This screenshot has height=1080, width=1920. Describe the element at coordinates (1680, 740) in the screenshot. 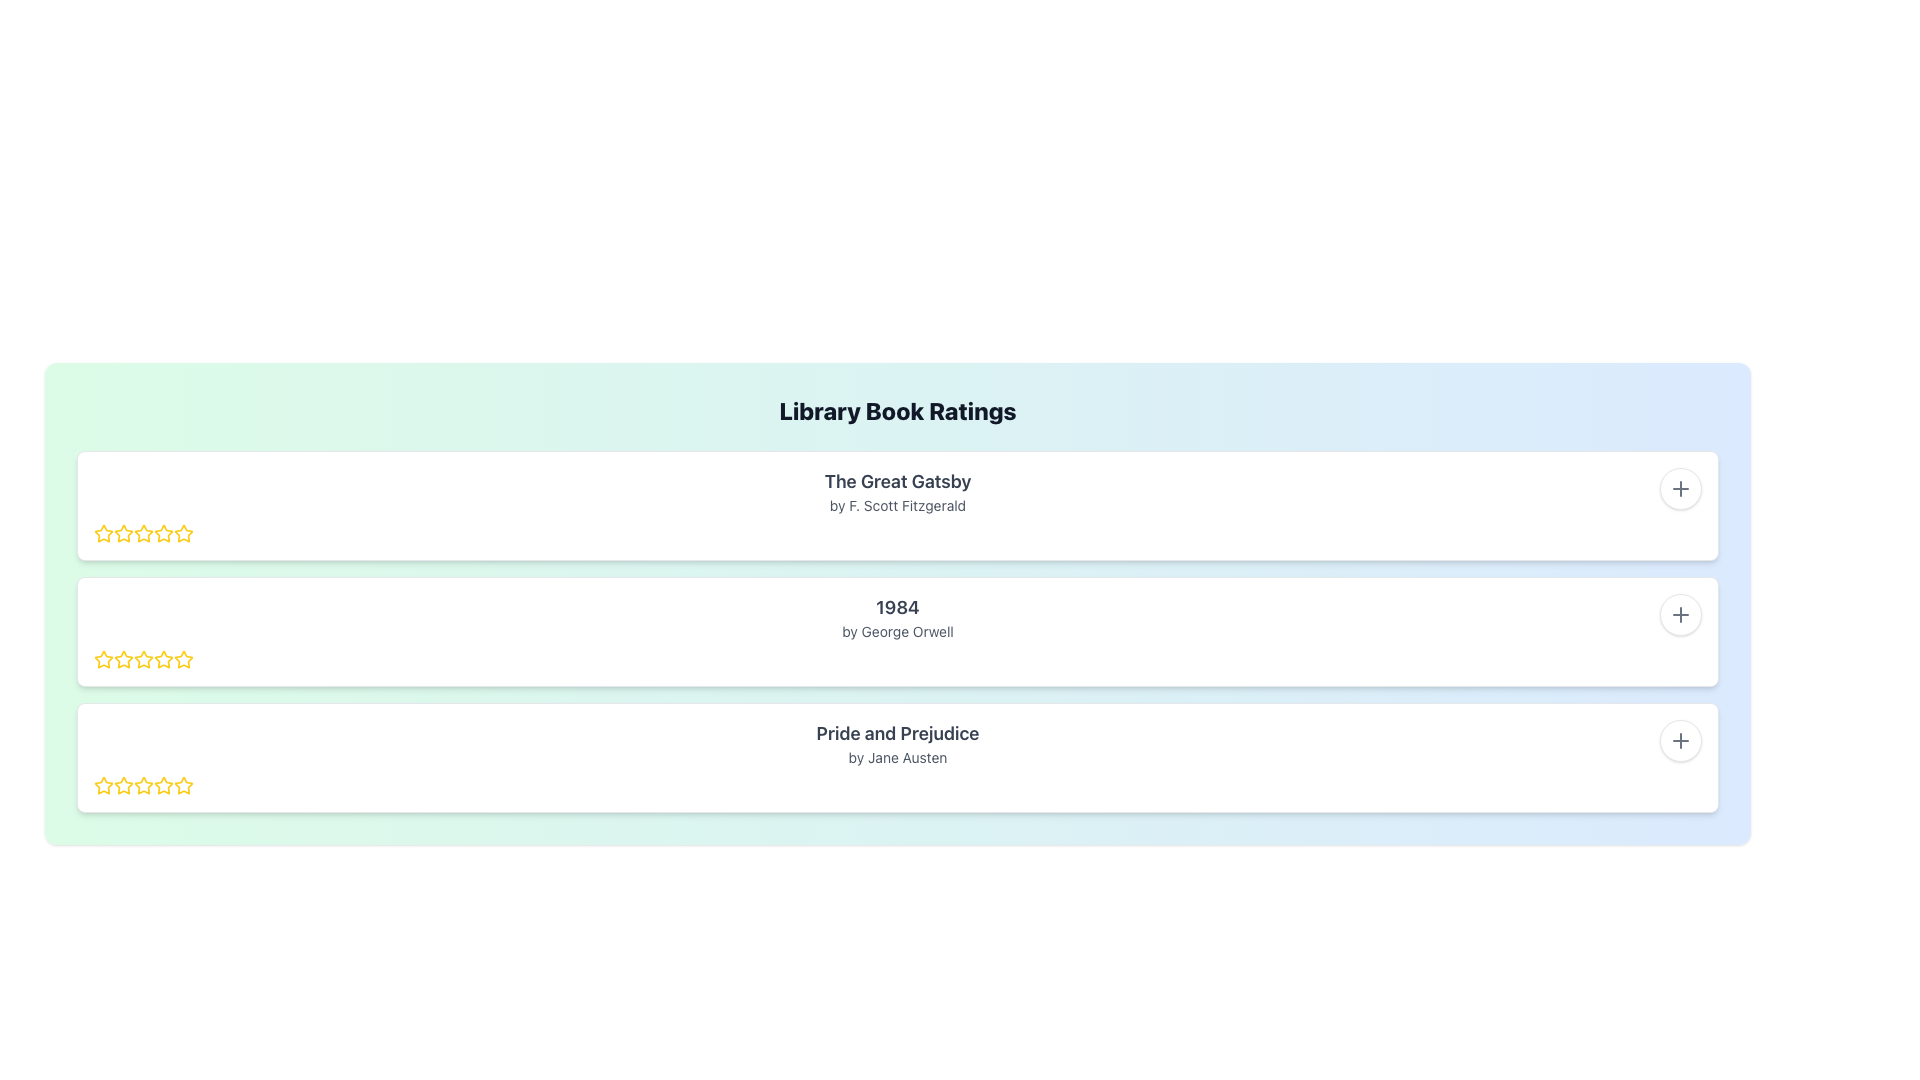

I see `the circular button with a white background and gray '+' icon located in the top-right corner of the 'Pride and Prejudice' card` at that location.